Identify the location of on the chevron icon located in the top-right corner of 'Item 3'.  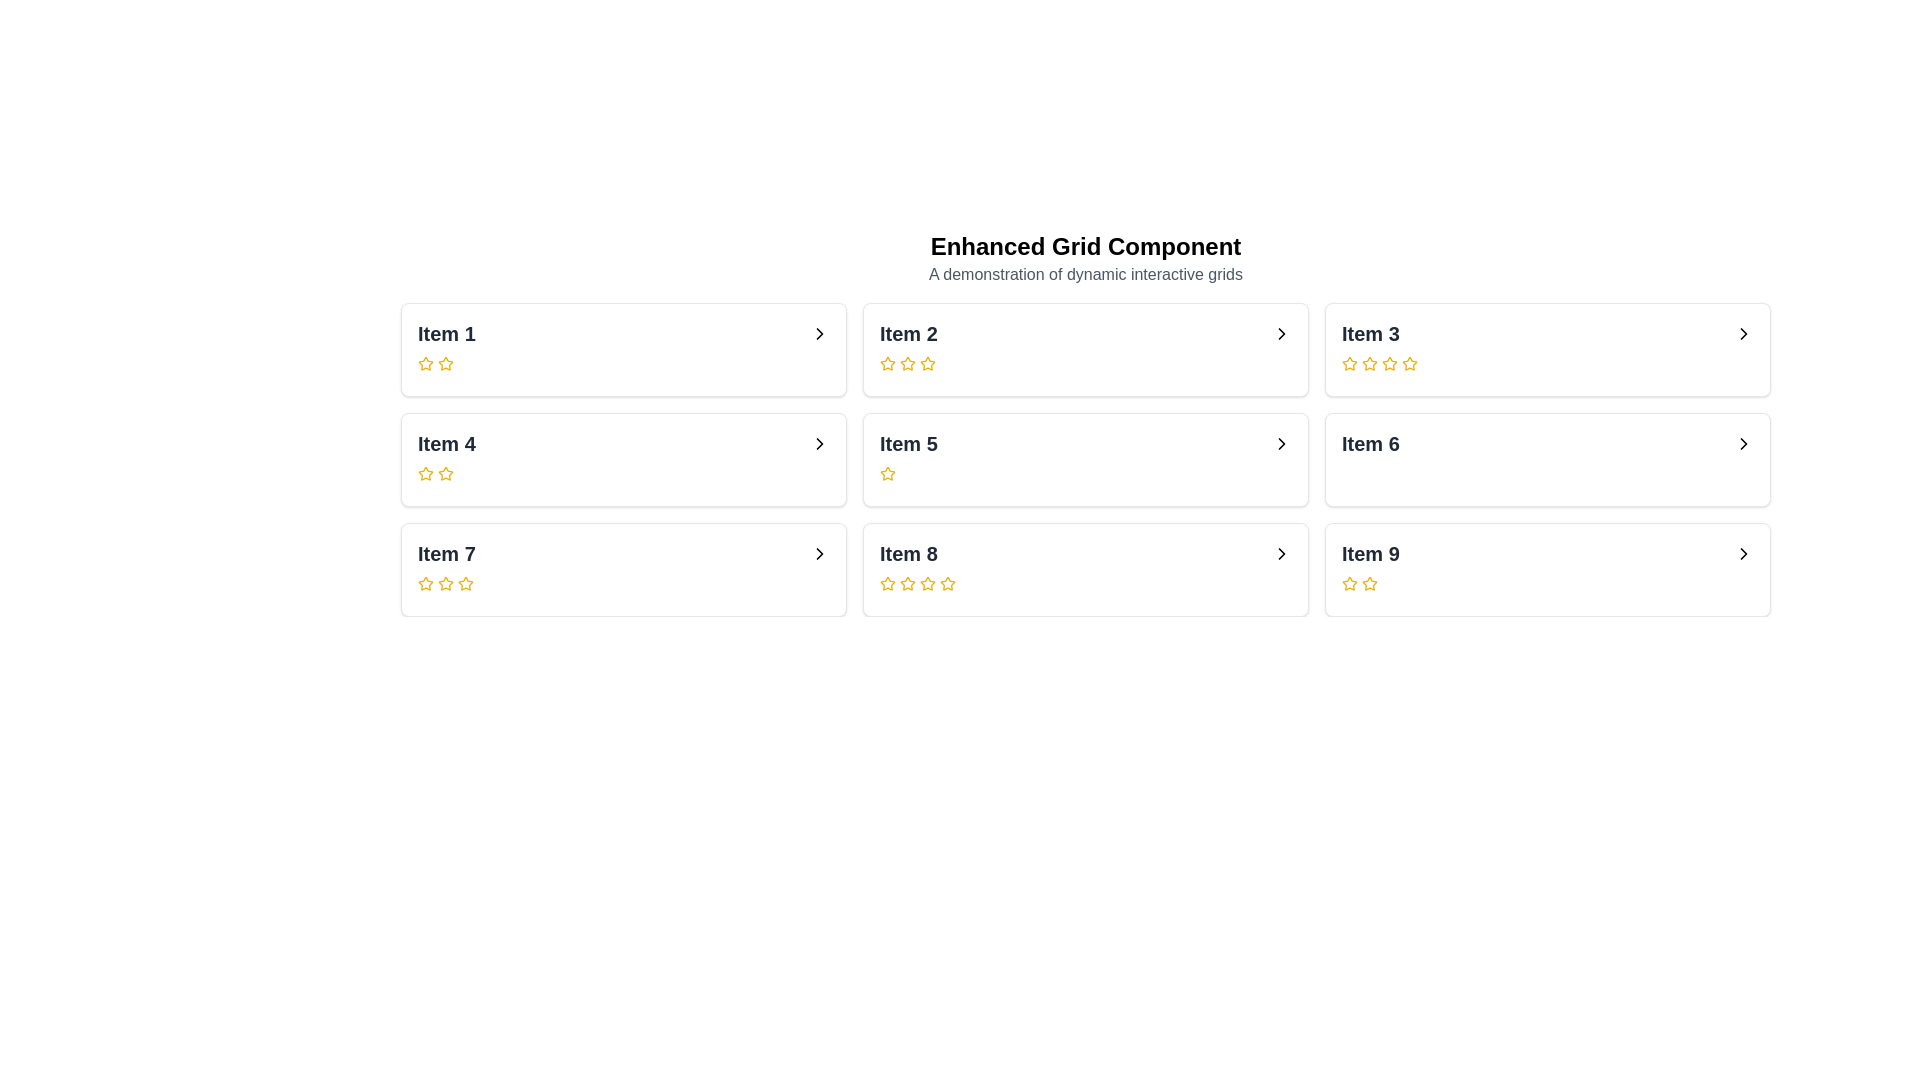
(1742, 333).